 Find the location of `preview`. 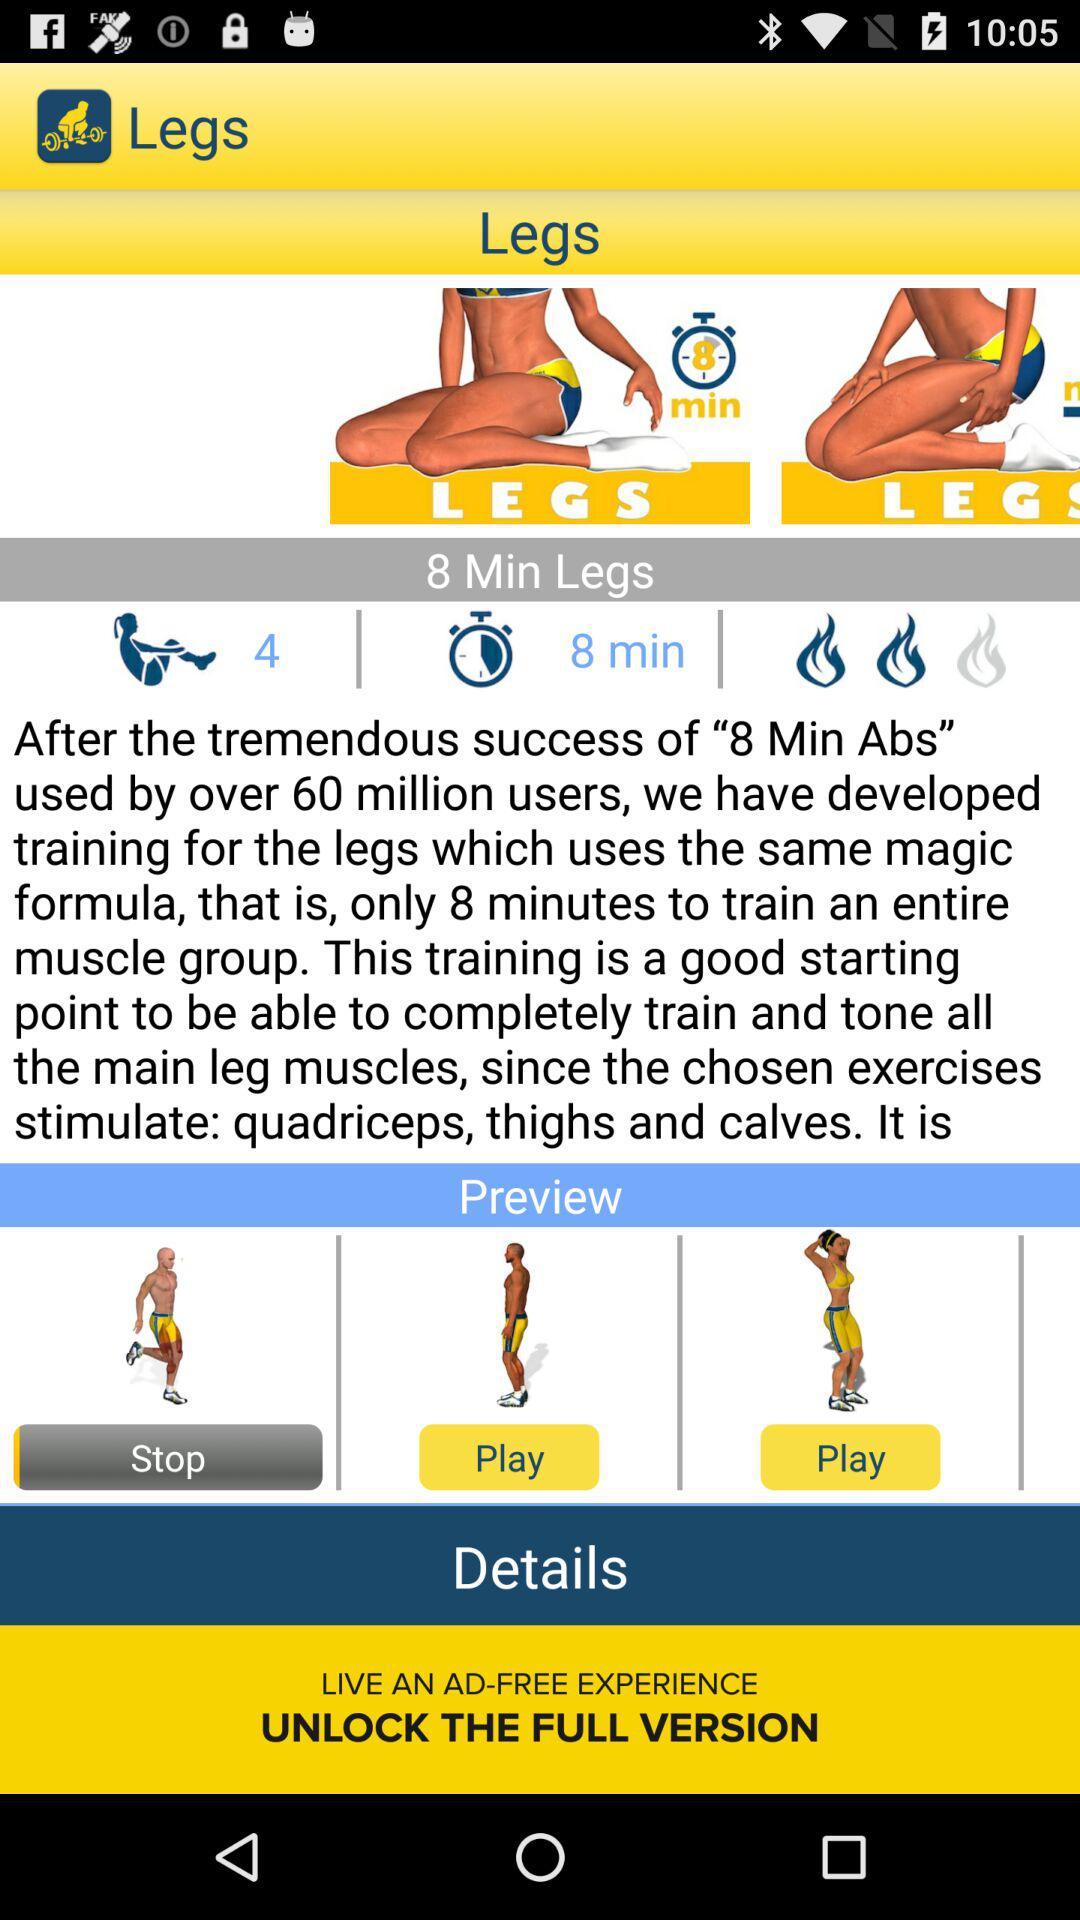

preview is located at coordinates (850, 1321).